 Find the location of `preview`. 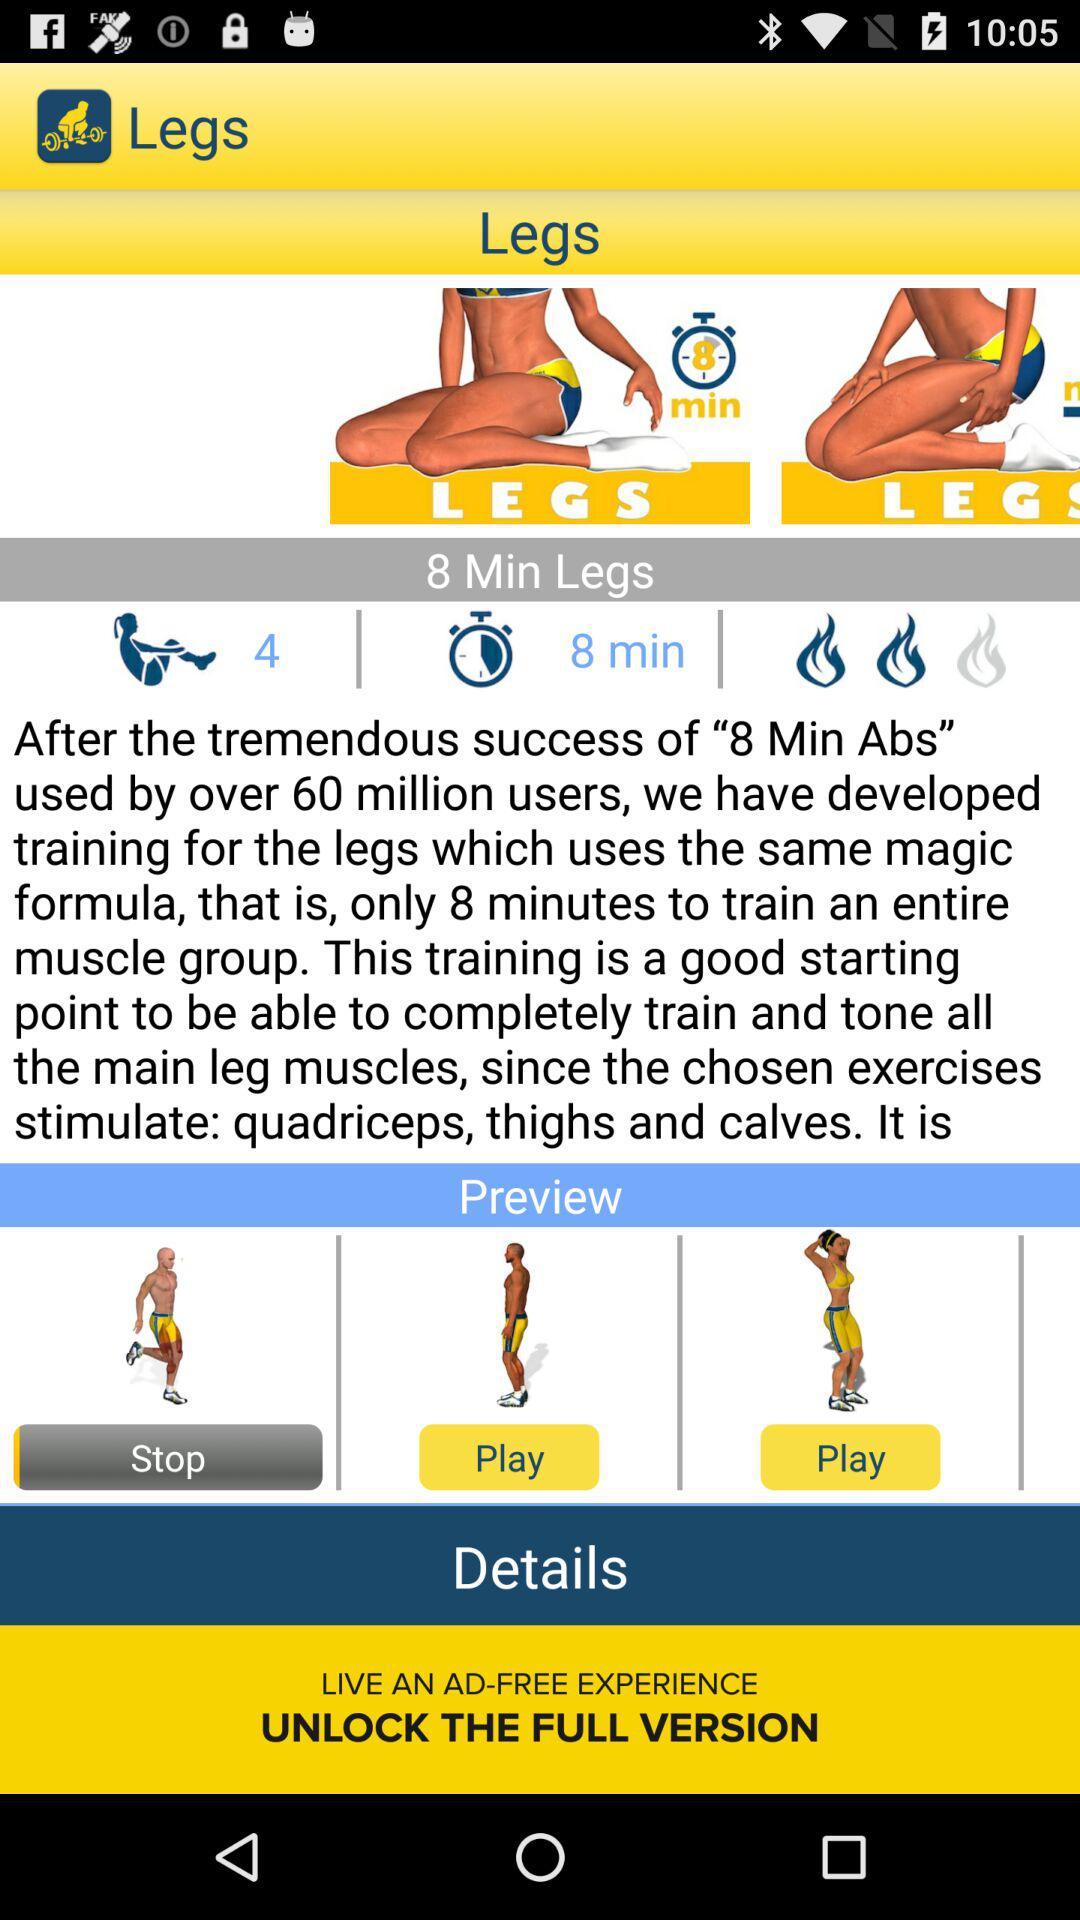

preview is located at coordinates (850, 1321).